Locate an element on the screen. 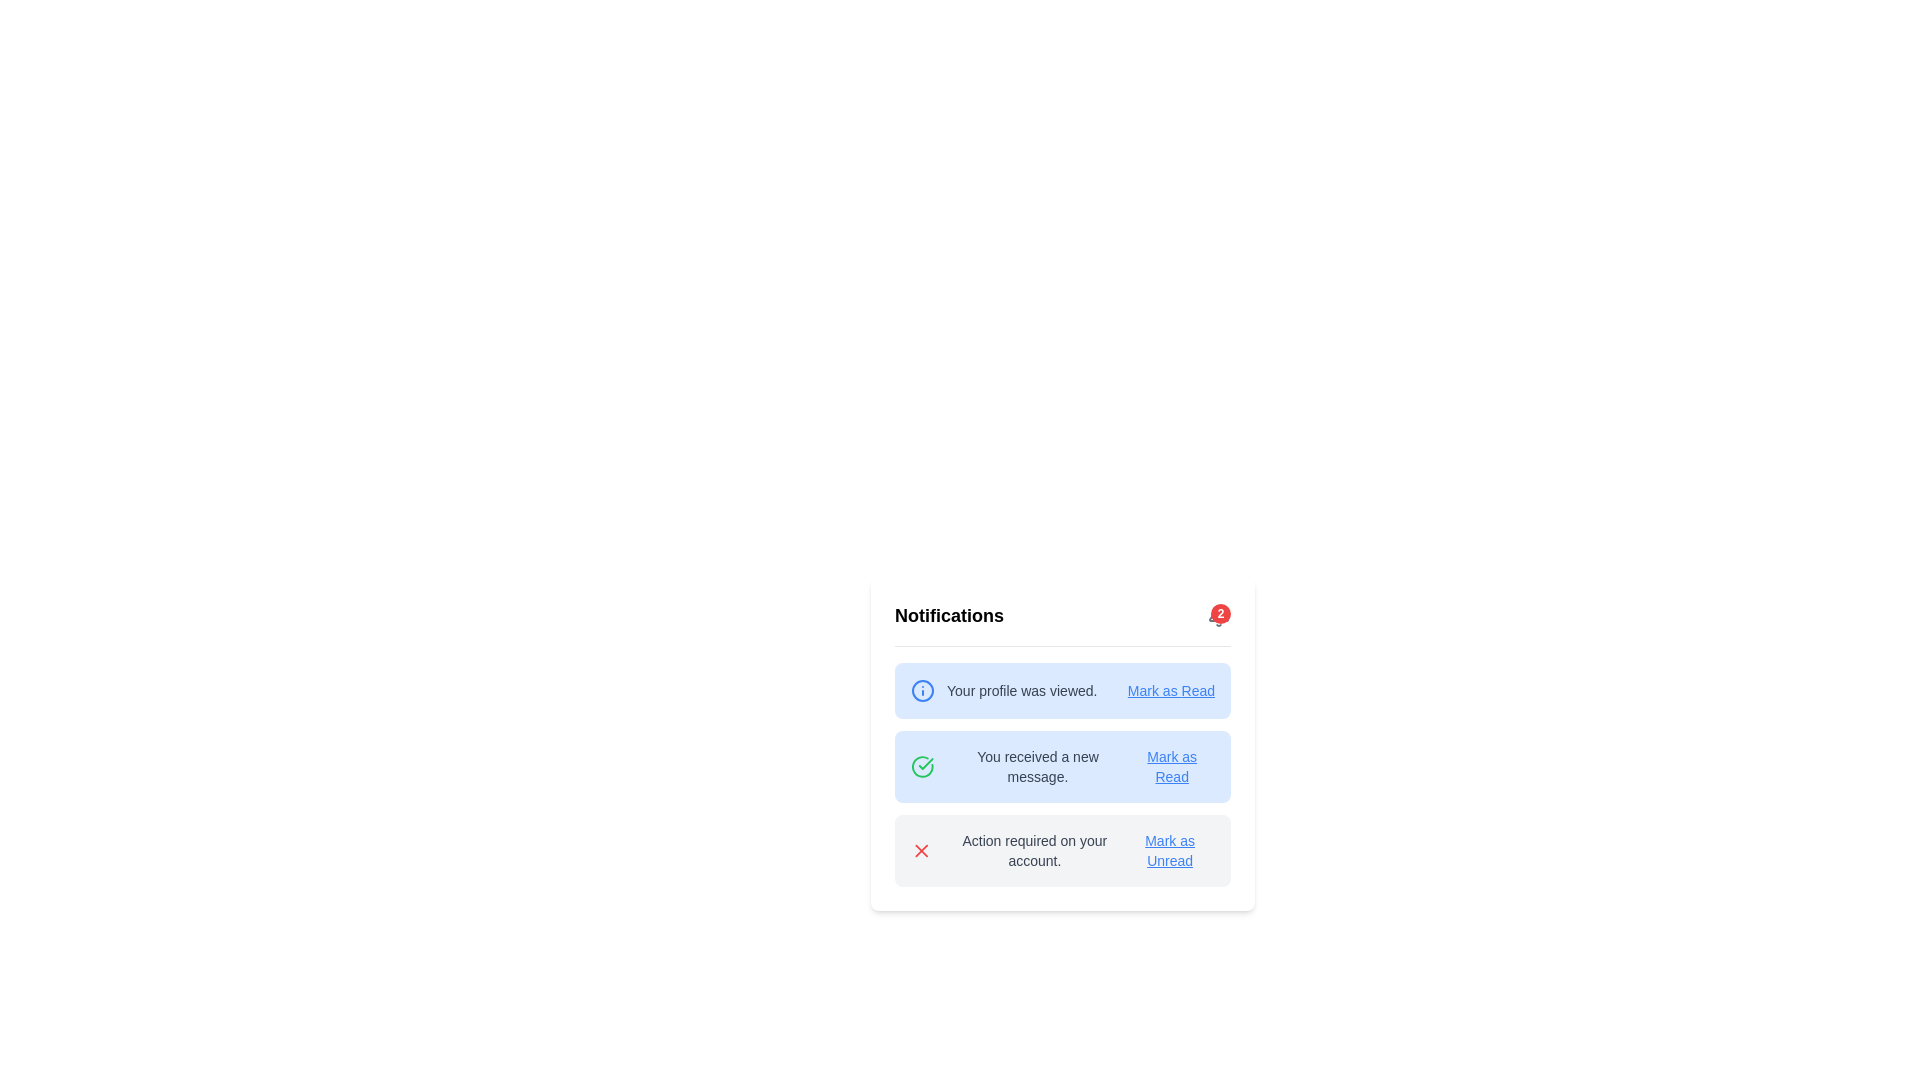  the count displayed on the circular red Counter badge showing the number '2' located at the top-right corner of the notification icon is located at coordinates (1219, 612).